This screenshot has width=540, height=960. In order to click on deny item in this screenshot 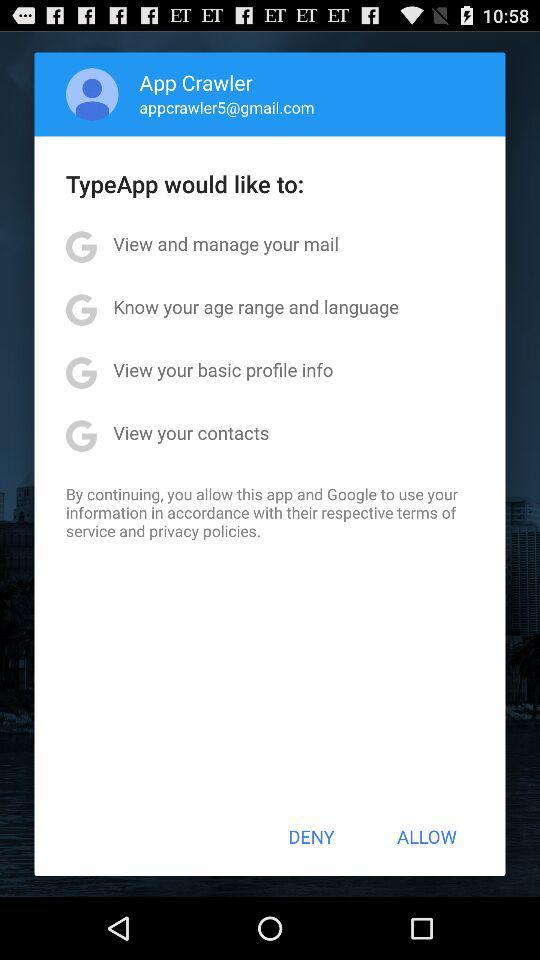, I will do `click(311, 836)`.